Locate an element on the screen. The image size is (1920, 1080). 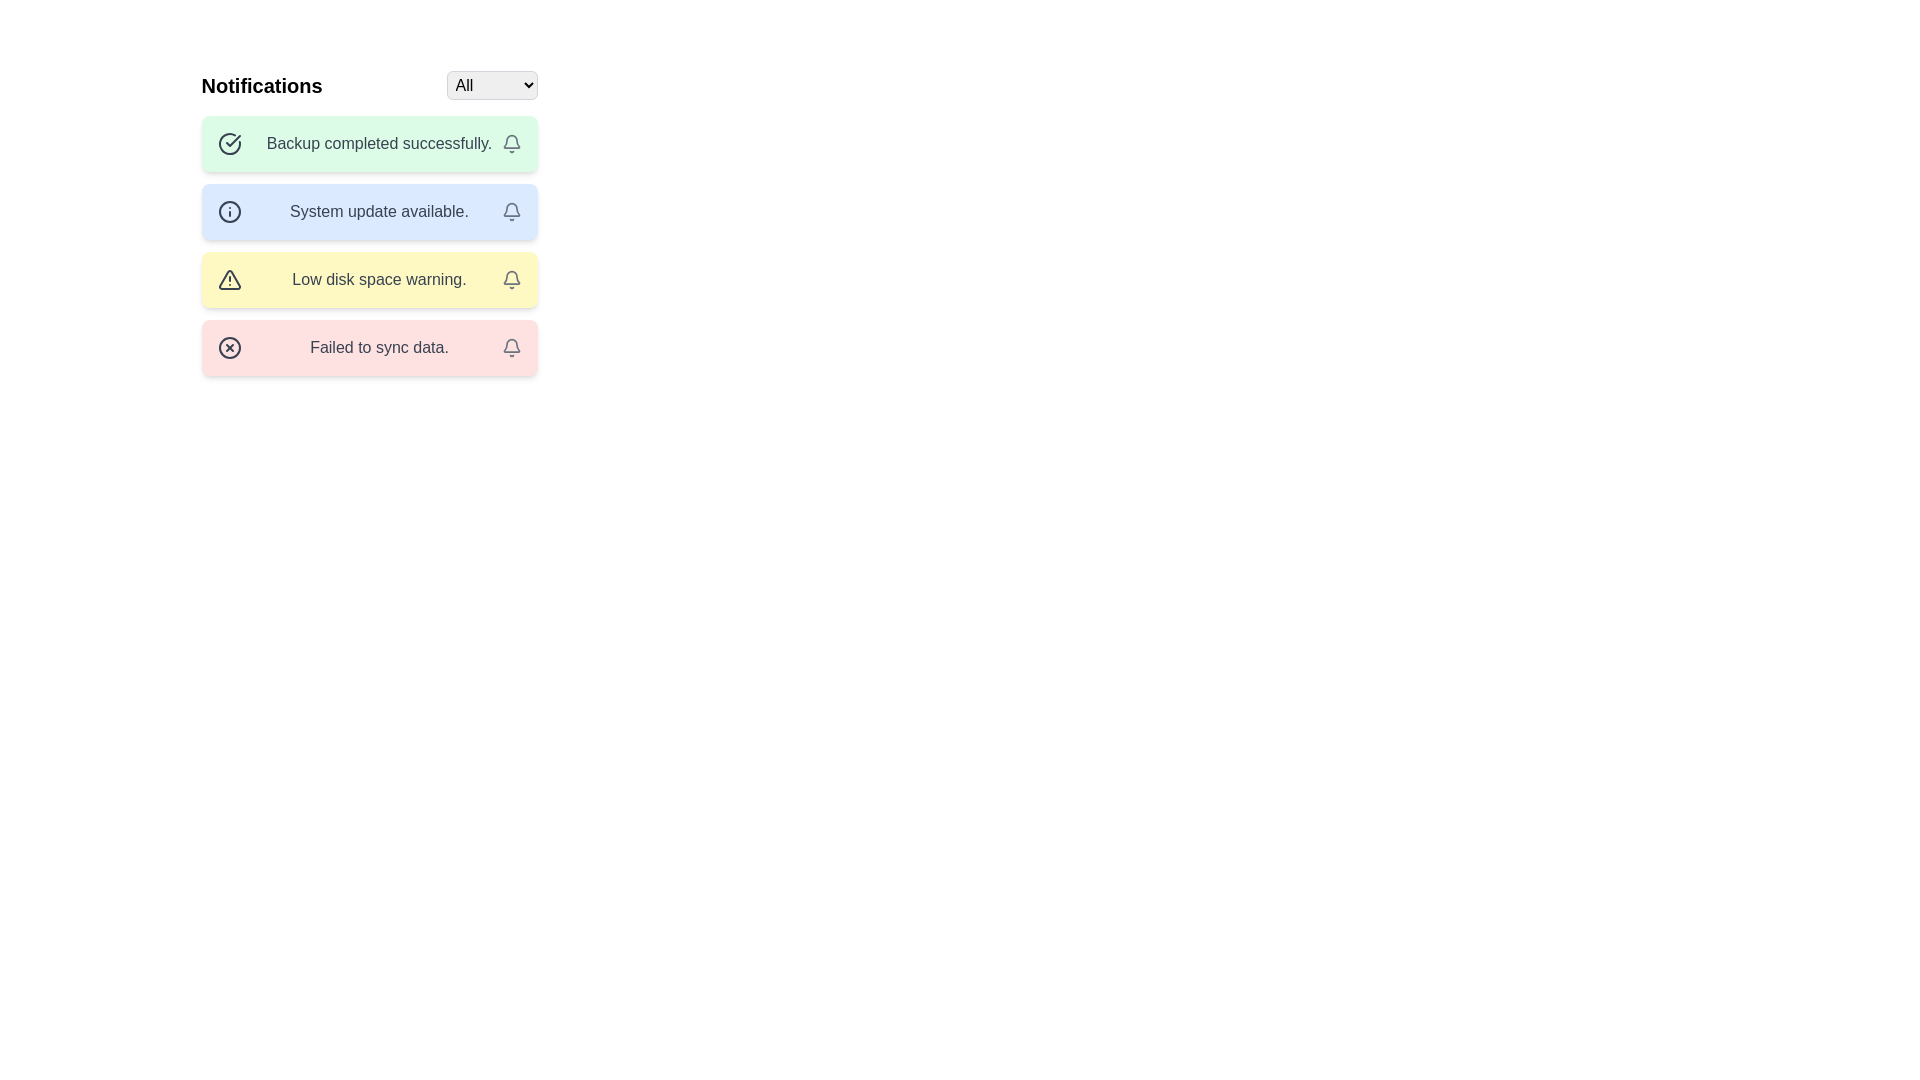
the circular red 'X' icon located in the fourth notification box that indicates 'Failed to sync data.' is located at coordinates (229, 346).